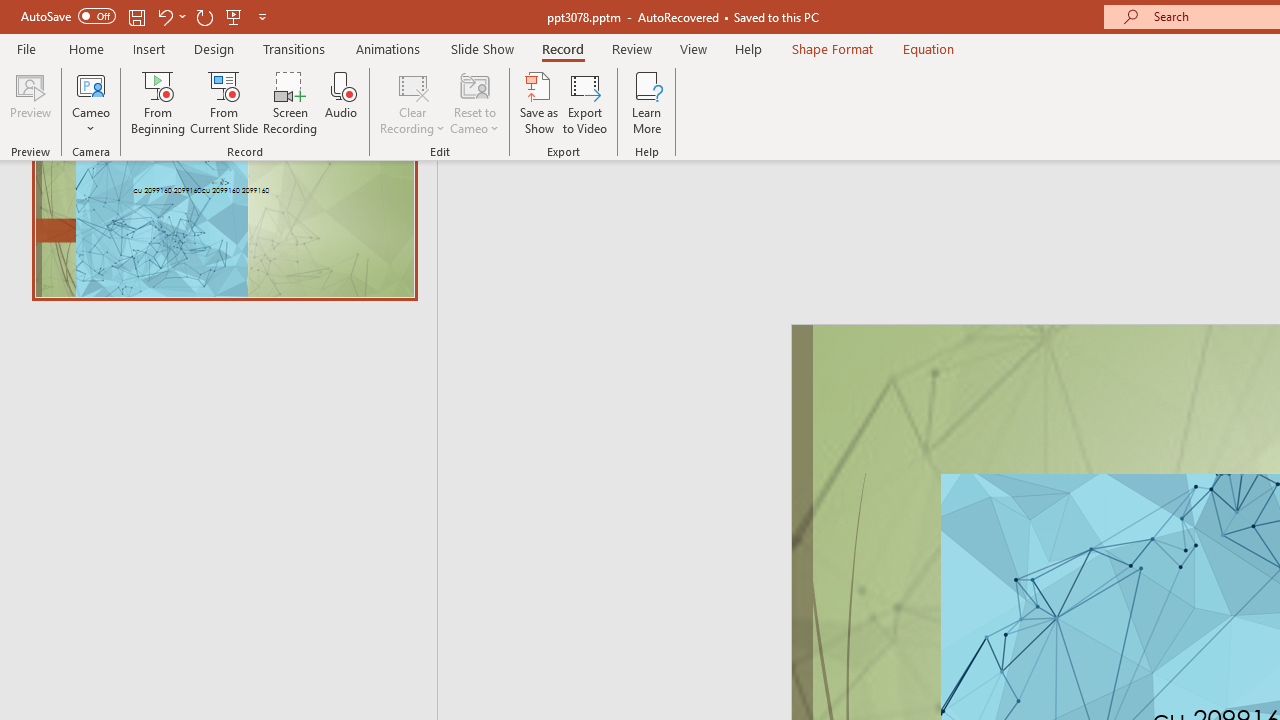  What do you see at coordinates (928, 48) in the screenshot?
I see `'Equation'` at bounding box center [928, 48].